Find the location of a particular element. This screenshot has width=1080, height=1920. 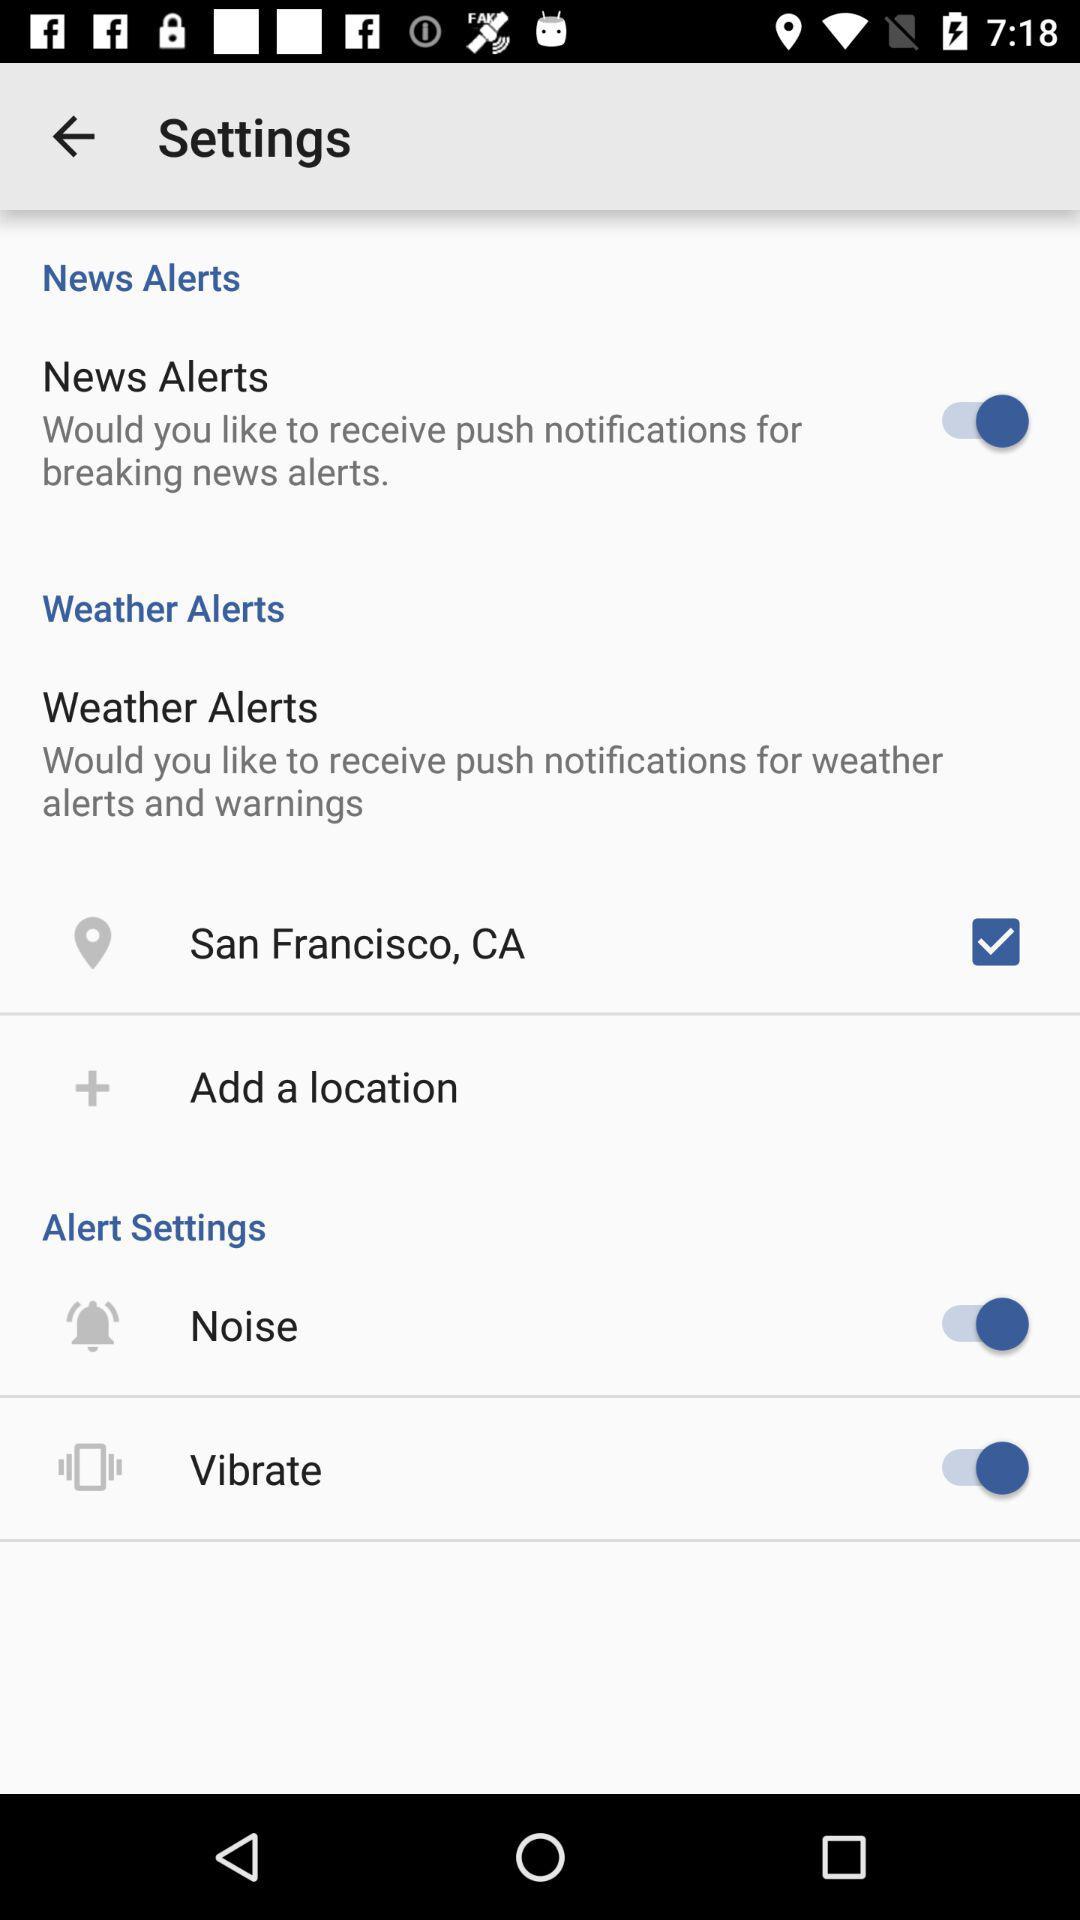

item next to the san francisco, ca is located at coordinates (995, 940).